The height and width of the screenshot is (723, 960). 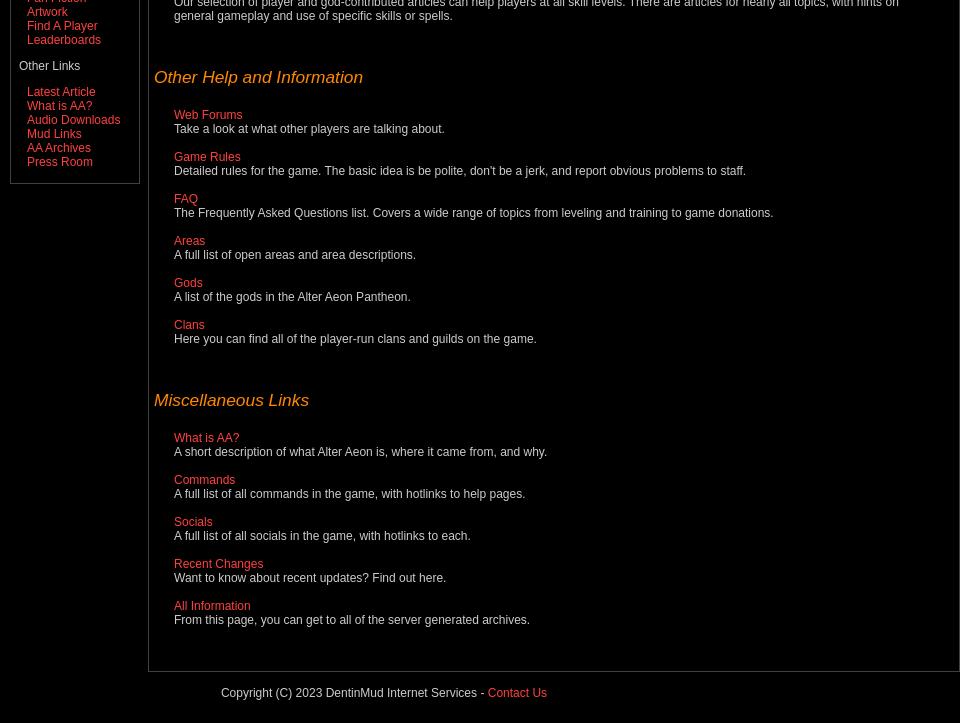 What do you see at coordinates (189, 323) in the screenshot?
I see `'Clans'` at bounding box center [189, 323].